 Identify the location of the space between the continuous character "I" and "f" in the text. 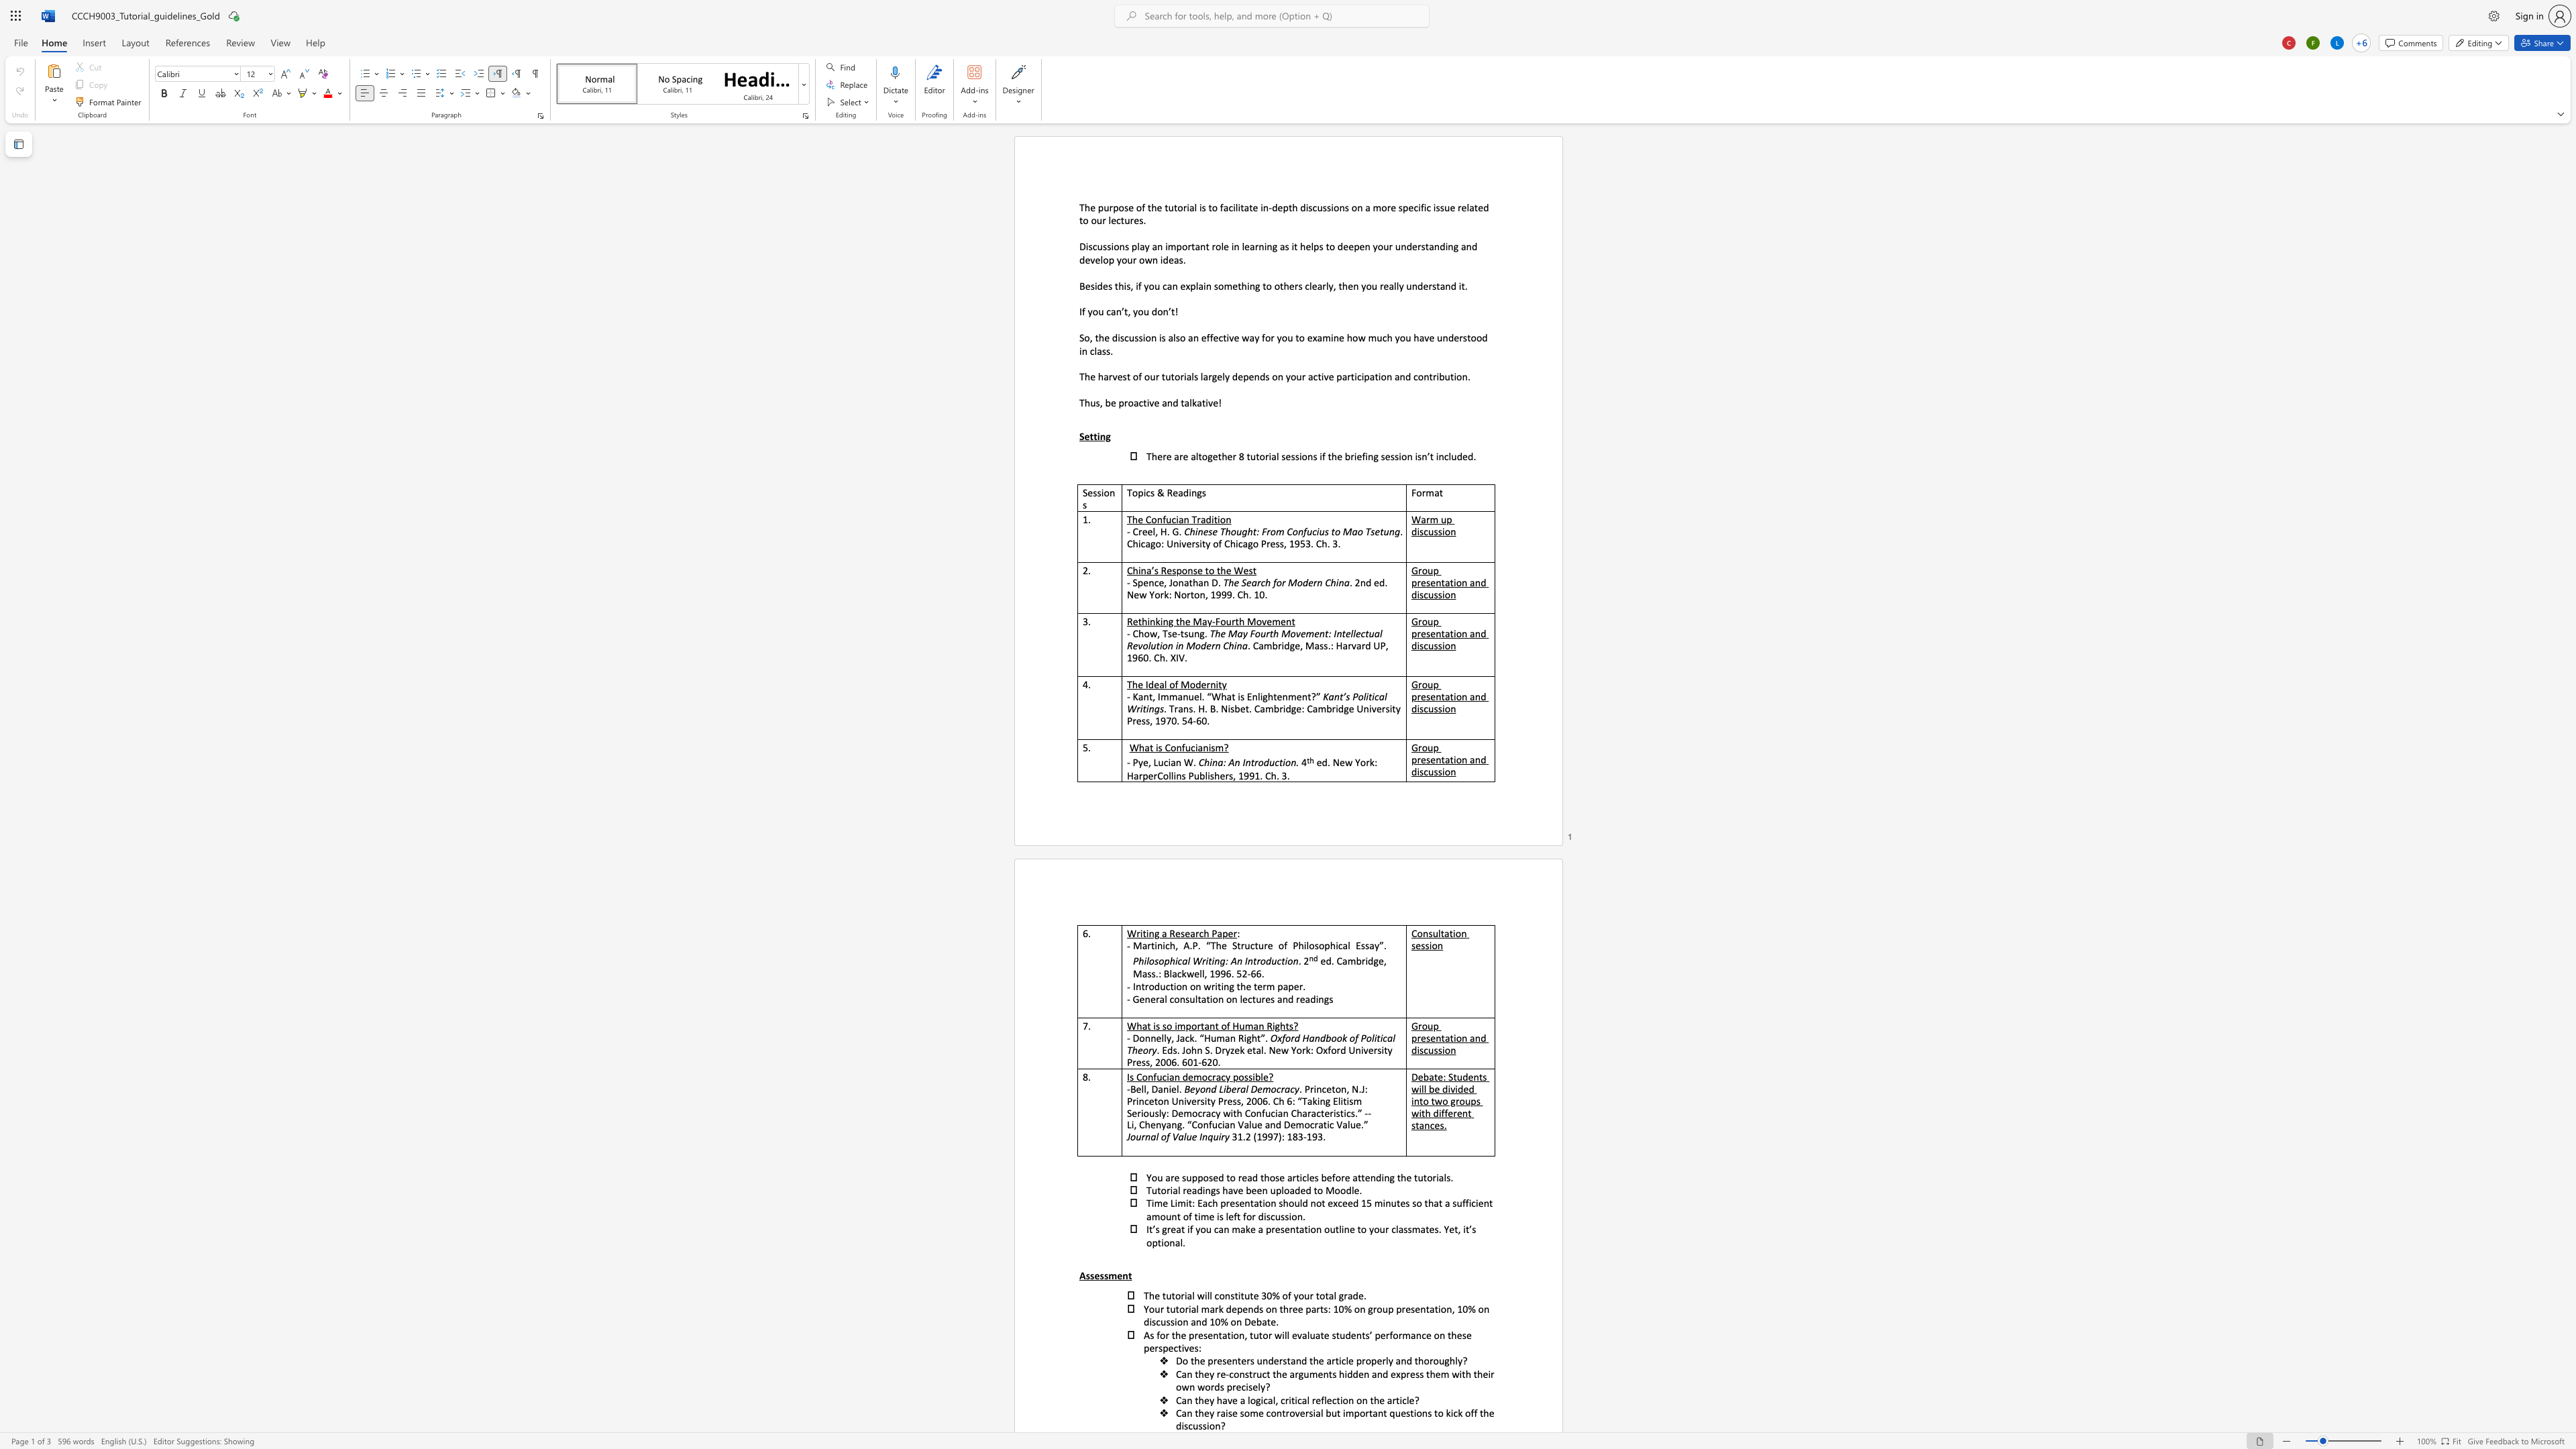
(1081, 311).